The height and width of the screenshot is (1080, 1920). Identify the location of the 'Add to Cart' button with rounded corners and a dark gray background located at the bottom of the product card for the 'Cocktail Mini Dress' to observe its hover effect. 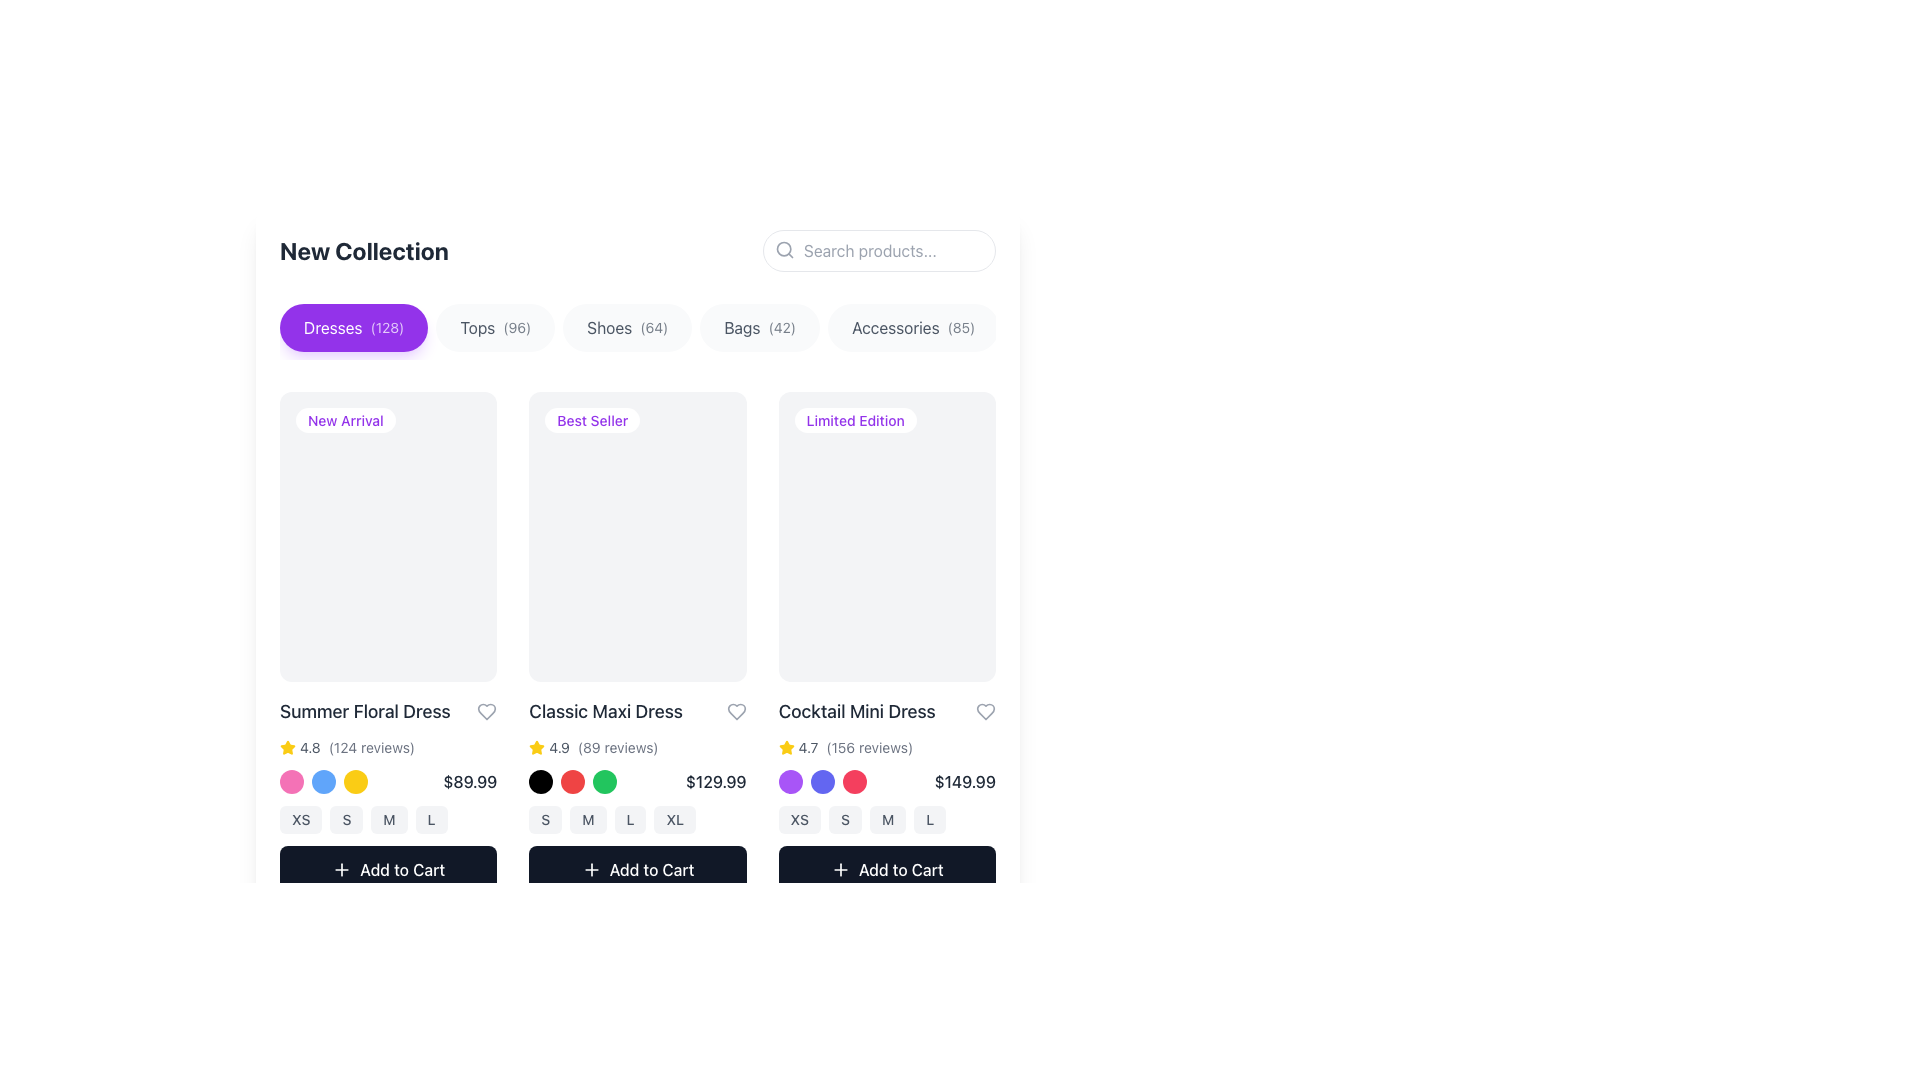
(886, 868).